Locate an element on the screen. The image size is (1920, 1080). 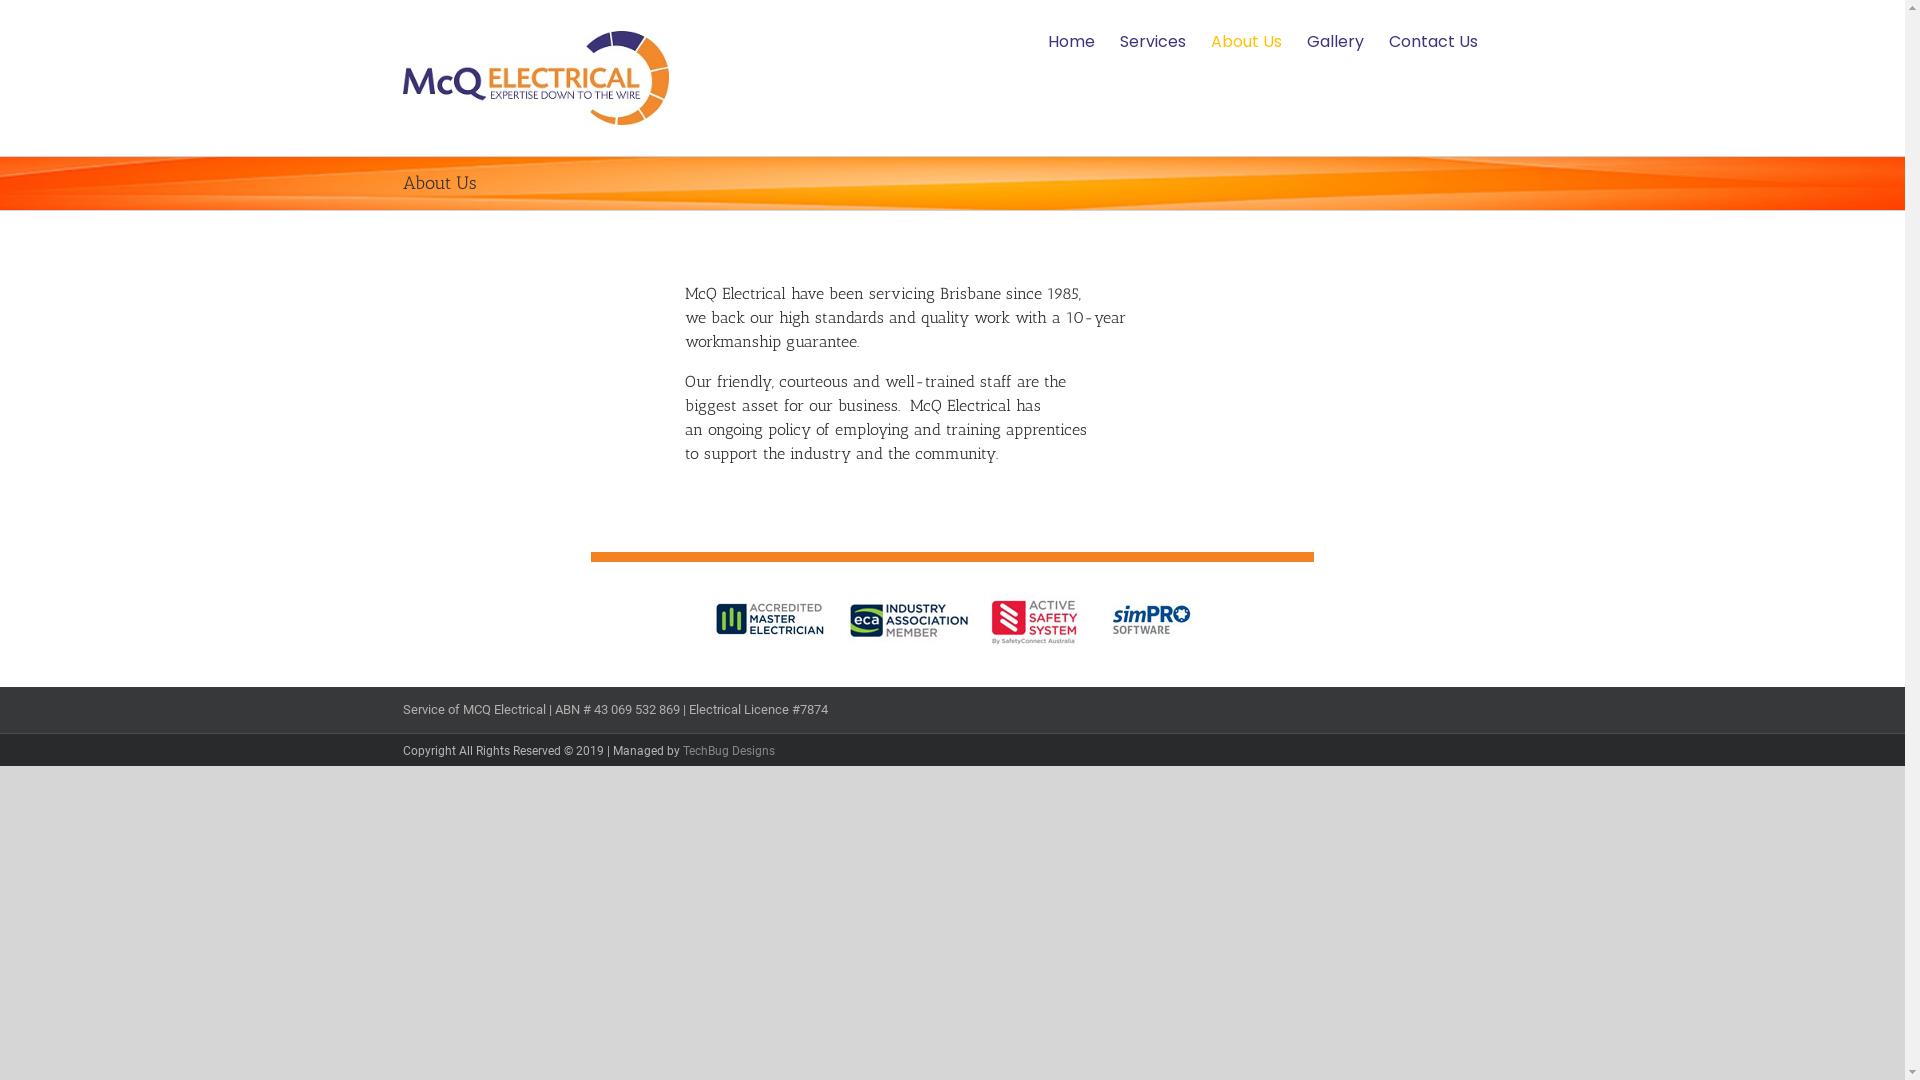
'Services' is located at coordinates (1118, 42).